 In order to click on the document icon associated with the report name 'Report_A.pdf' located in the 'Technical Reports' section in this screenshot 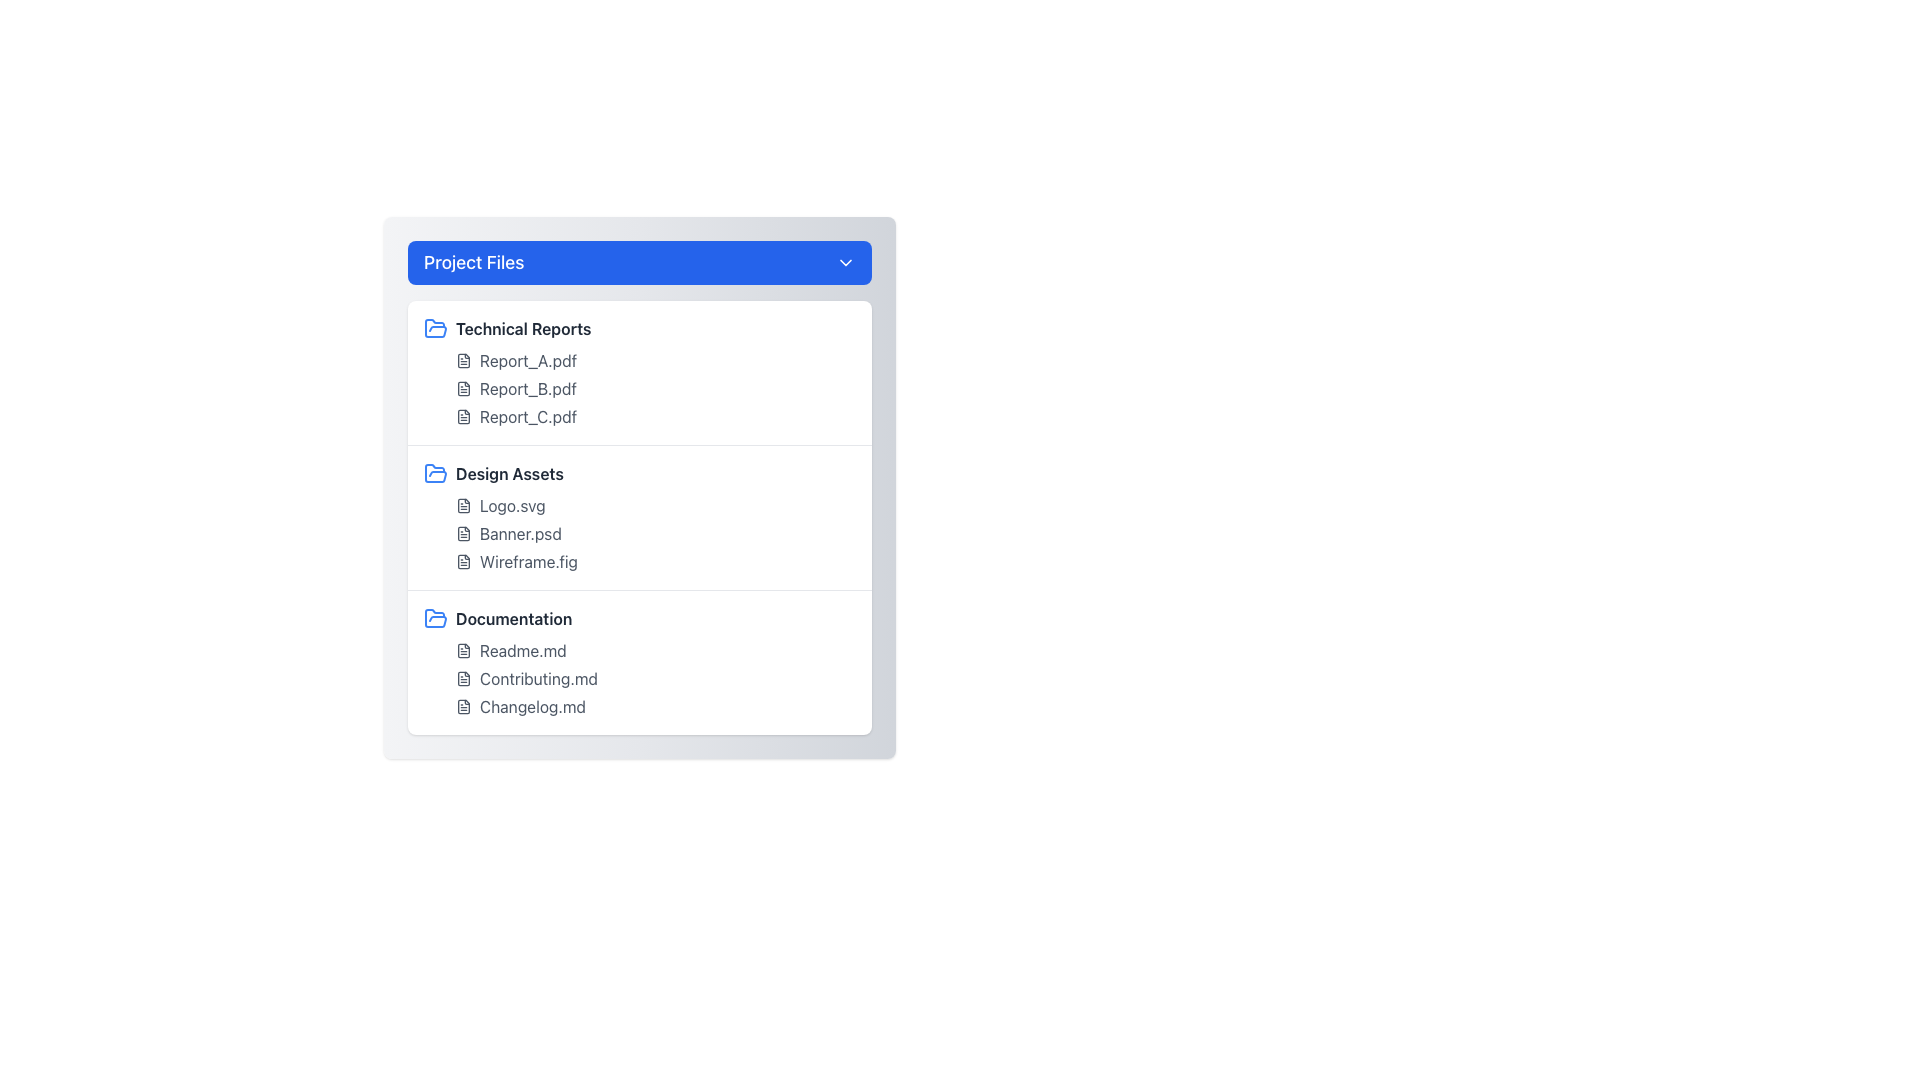, I will do `click(463, 361)`.